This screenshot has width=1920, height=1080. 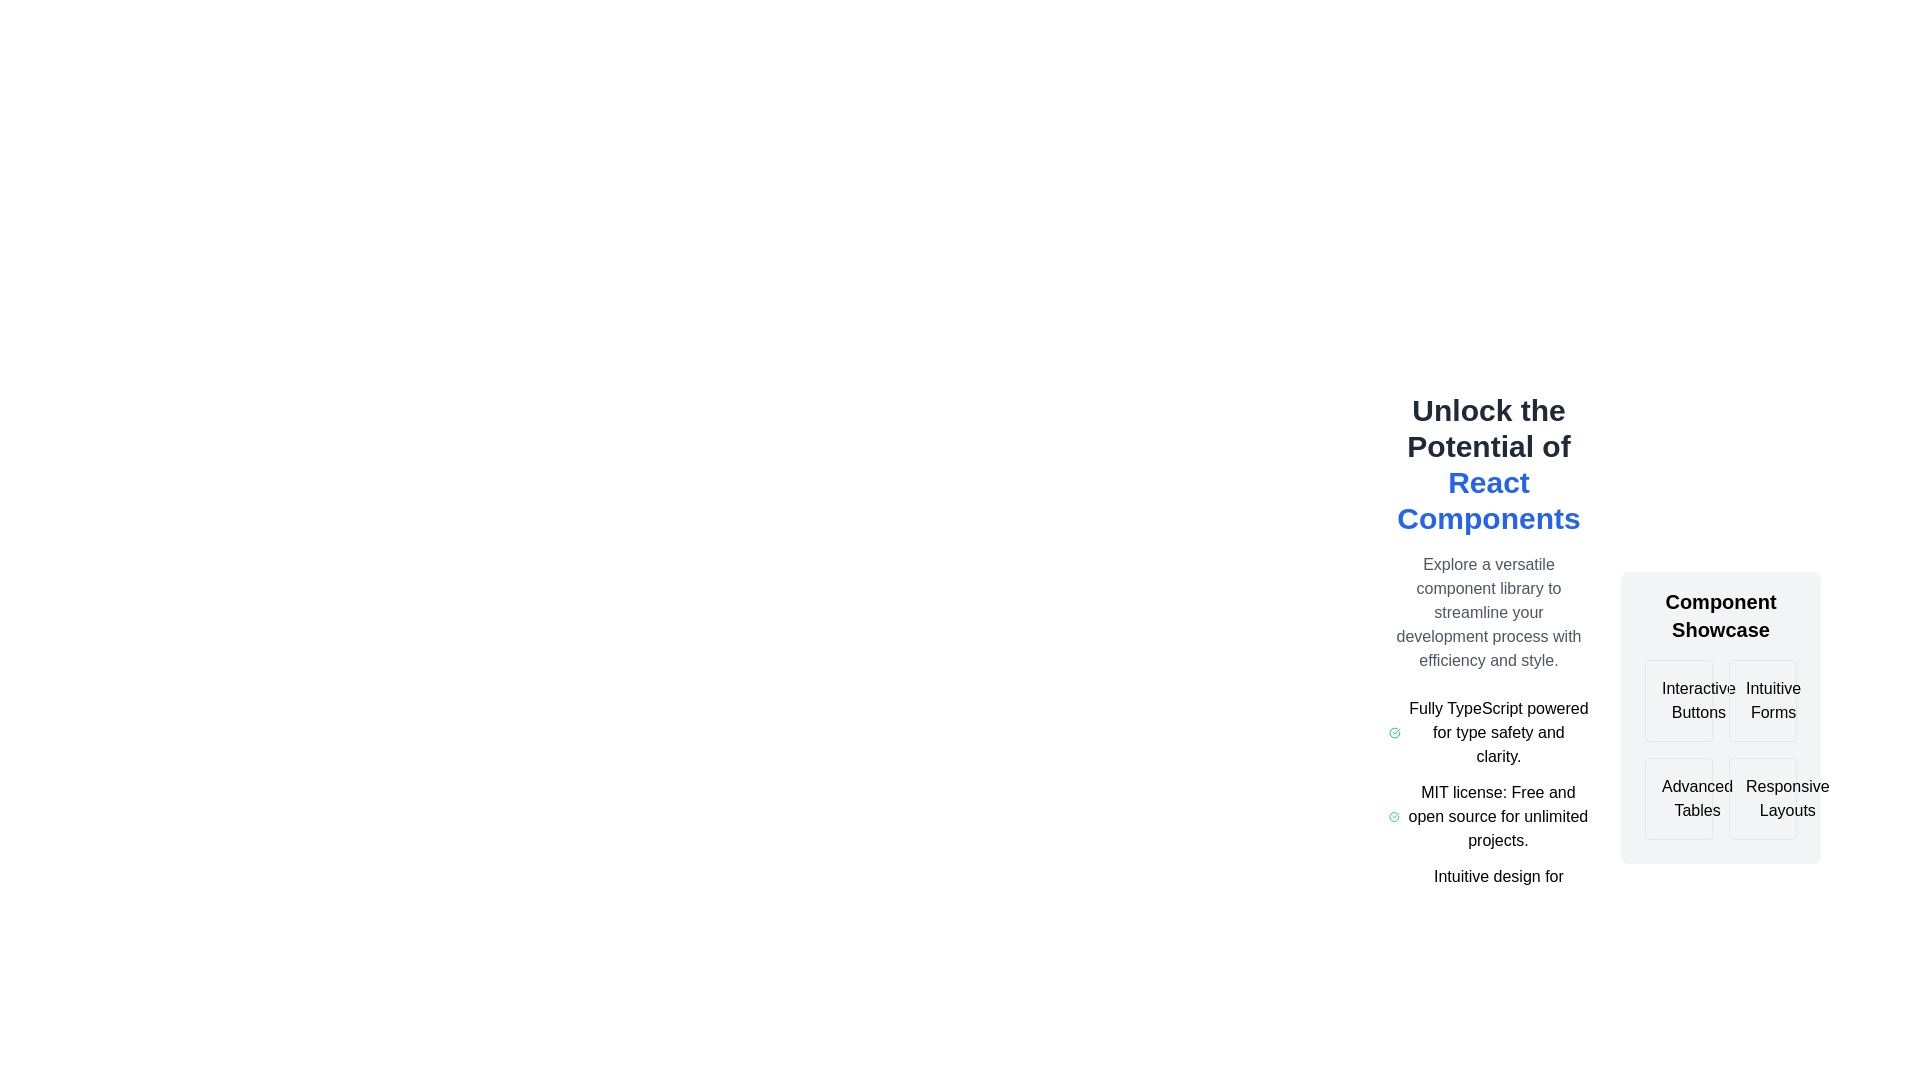 I want to click on the text 'Interactive Buttons' in the Informative box located in the top-left corner of the component grid under the 'Component Showcase' section, so click(x=1679, y=700).